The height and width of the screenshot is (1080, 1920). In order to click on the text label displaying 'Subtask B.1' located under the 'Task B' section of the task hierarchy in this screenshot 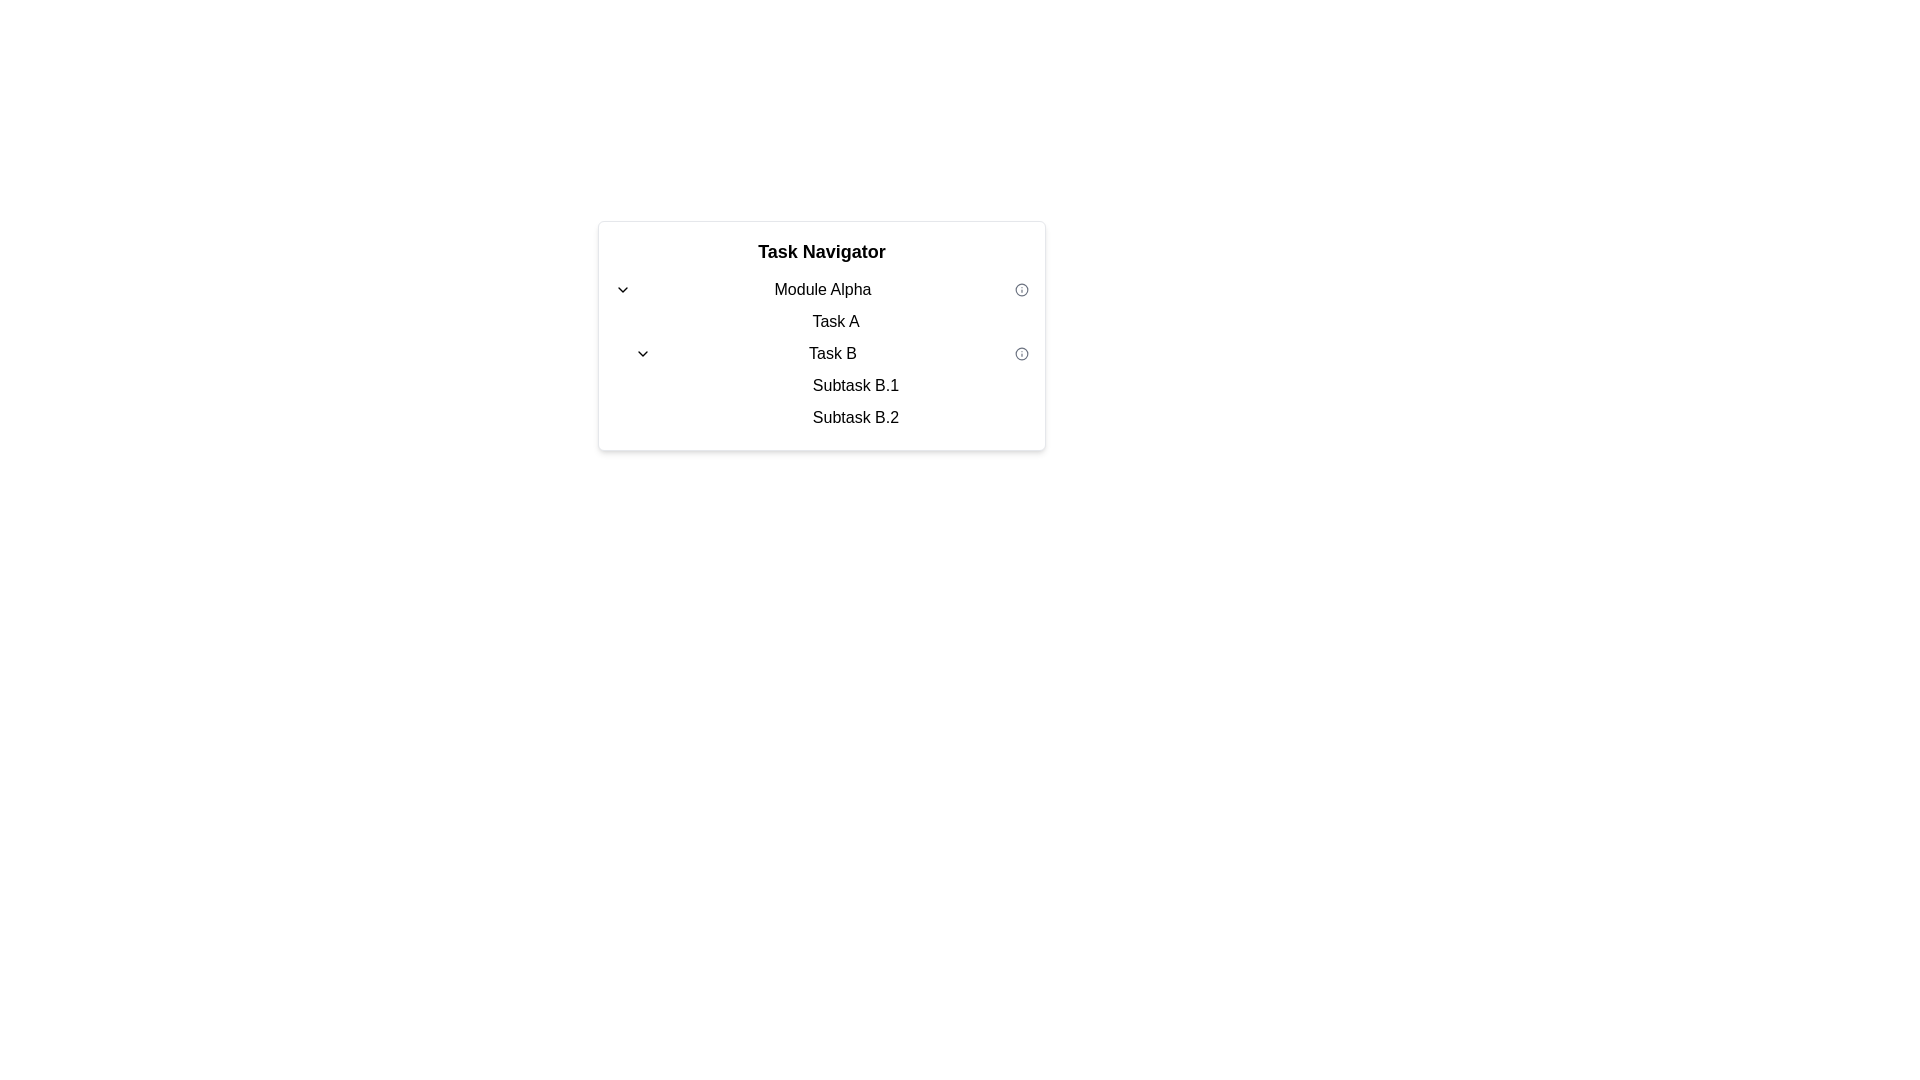, I will do `click(851, 385)`.